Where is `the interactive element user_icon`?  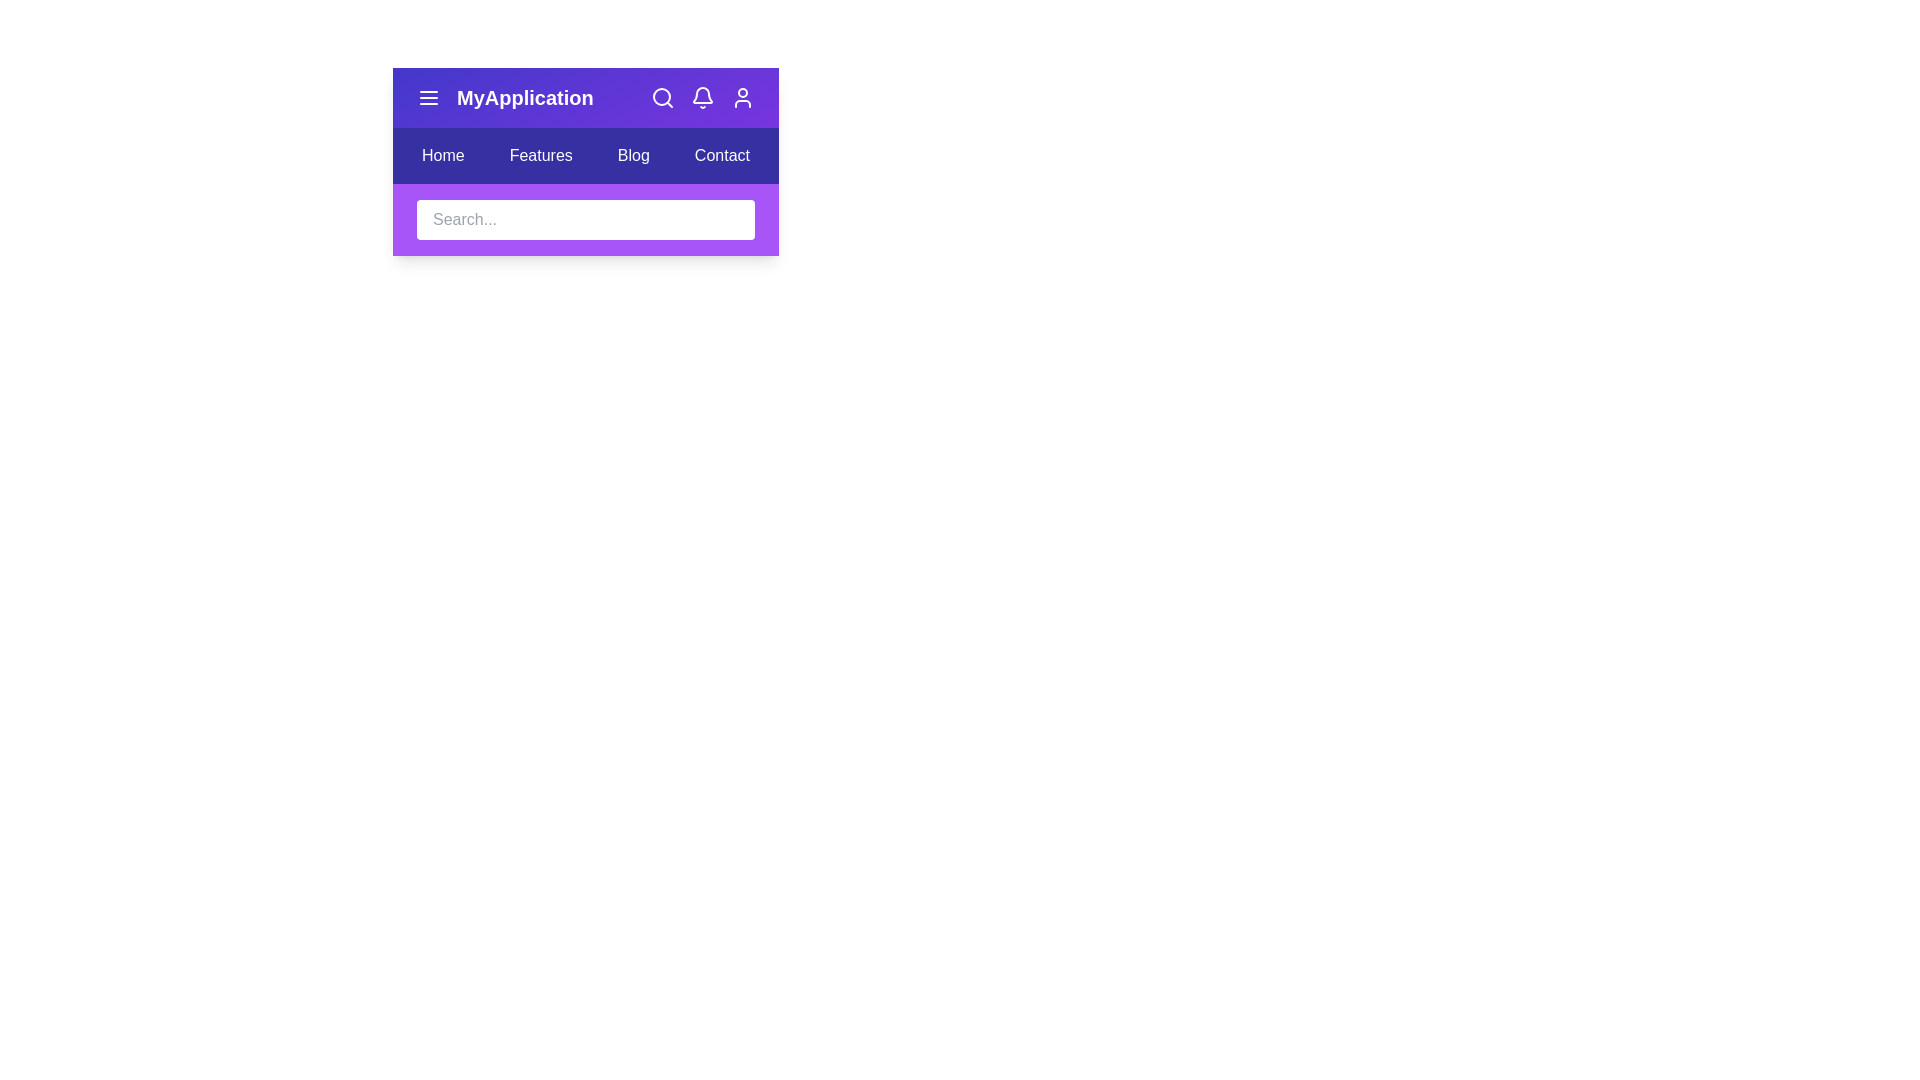 the interactive element user_icon is located at coordinates (742, 97).